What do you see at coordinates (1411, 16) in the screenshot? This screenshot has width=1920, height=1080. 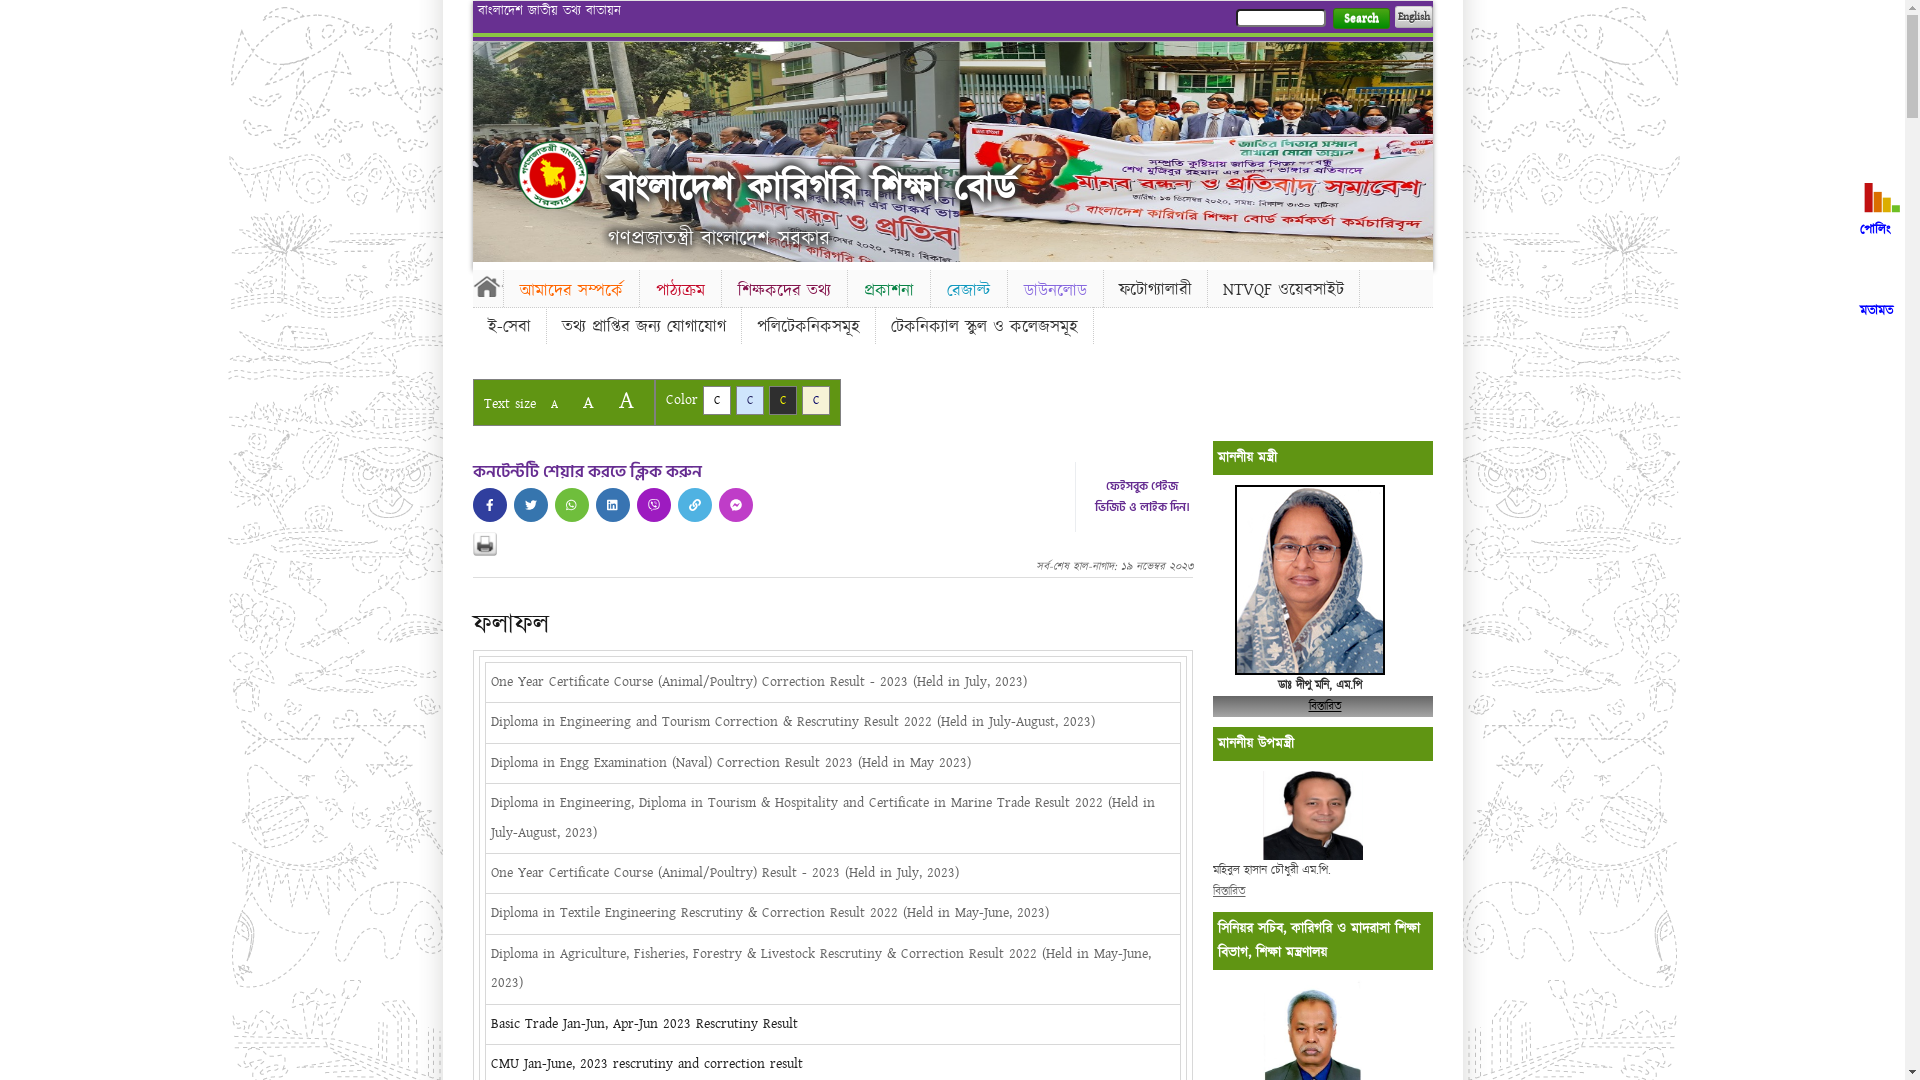 I see `'English'` at bounding box center [1411, 16].